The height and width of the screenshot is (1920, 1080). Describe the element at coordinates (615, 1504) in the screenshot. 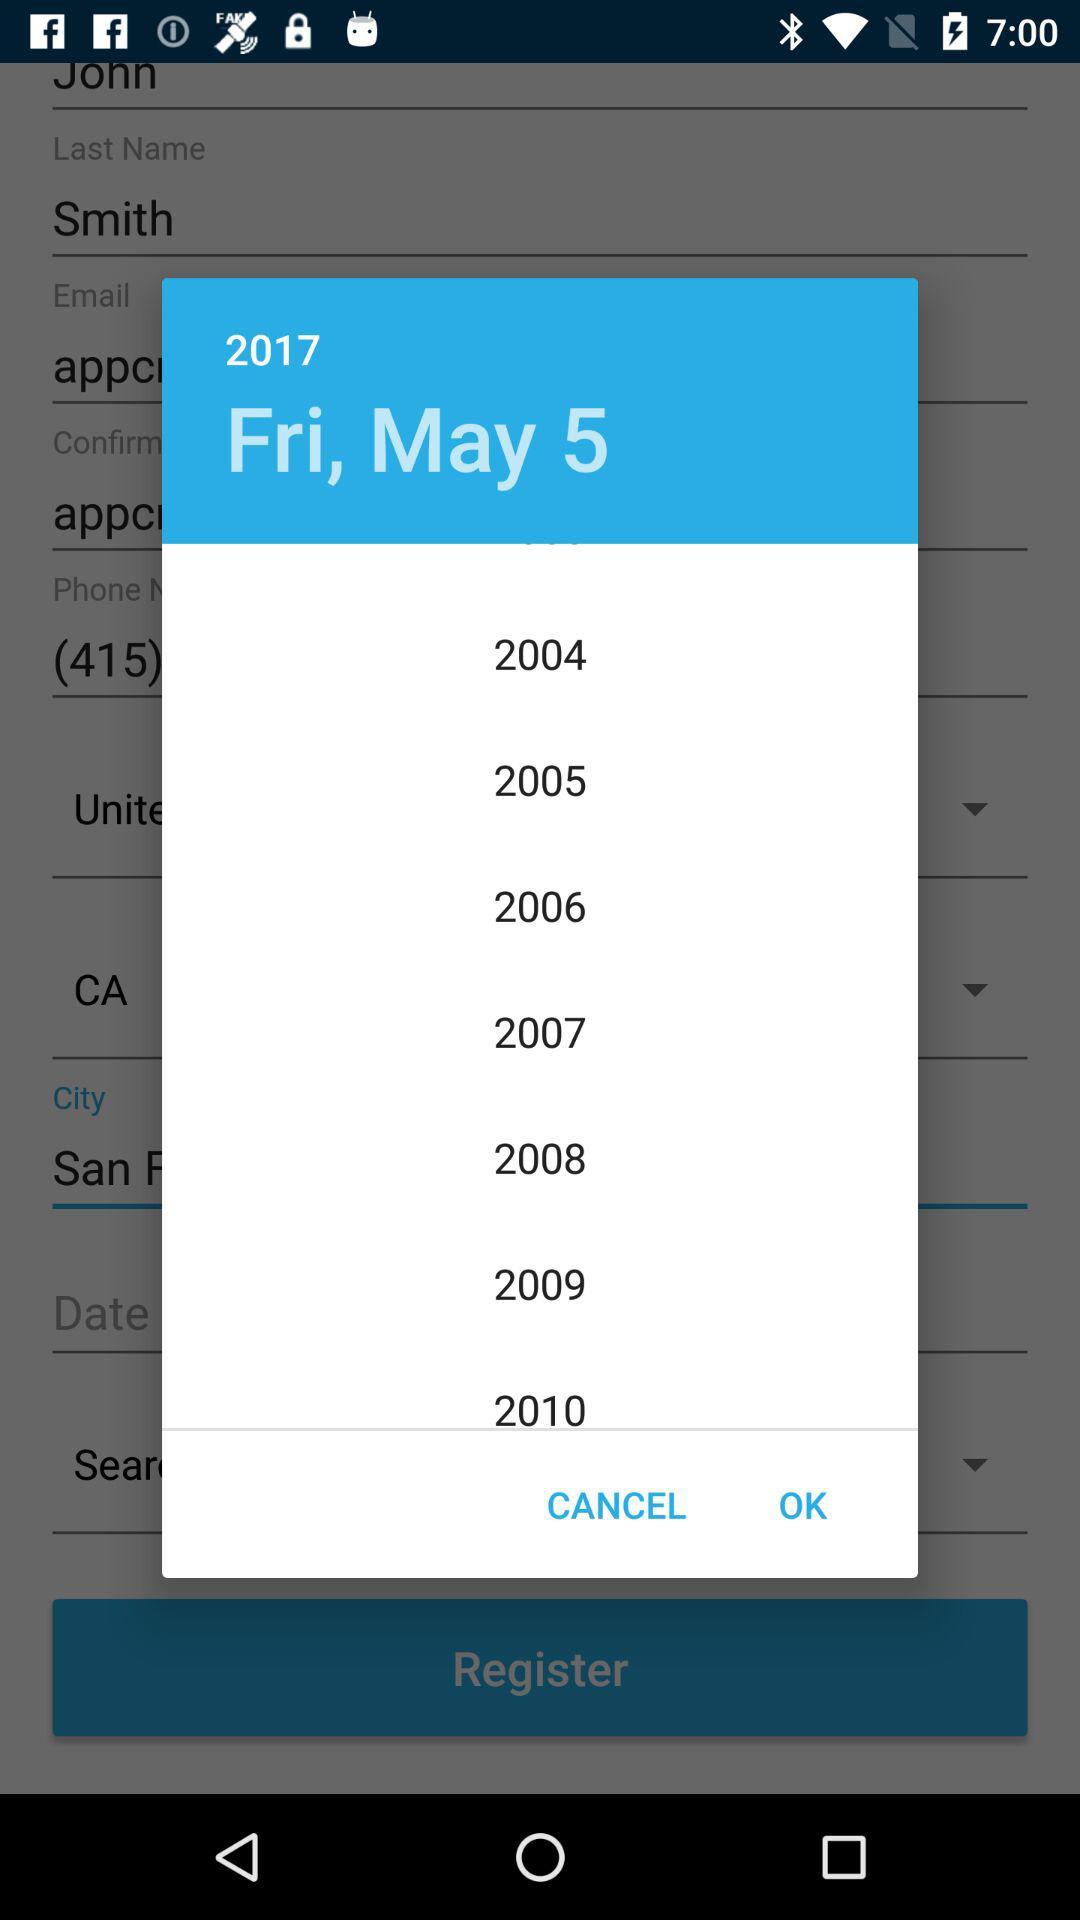

I see `icon below 2010` at that location.